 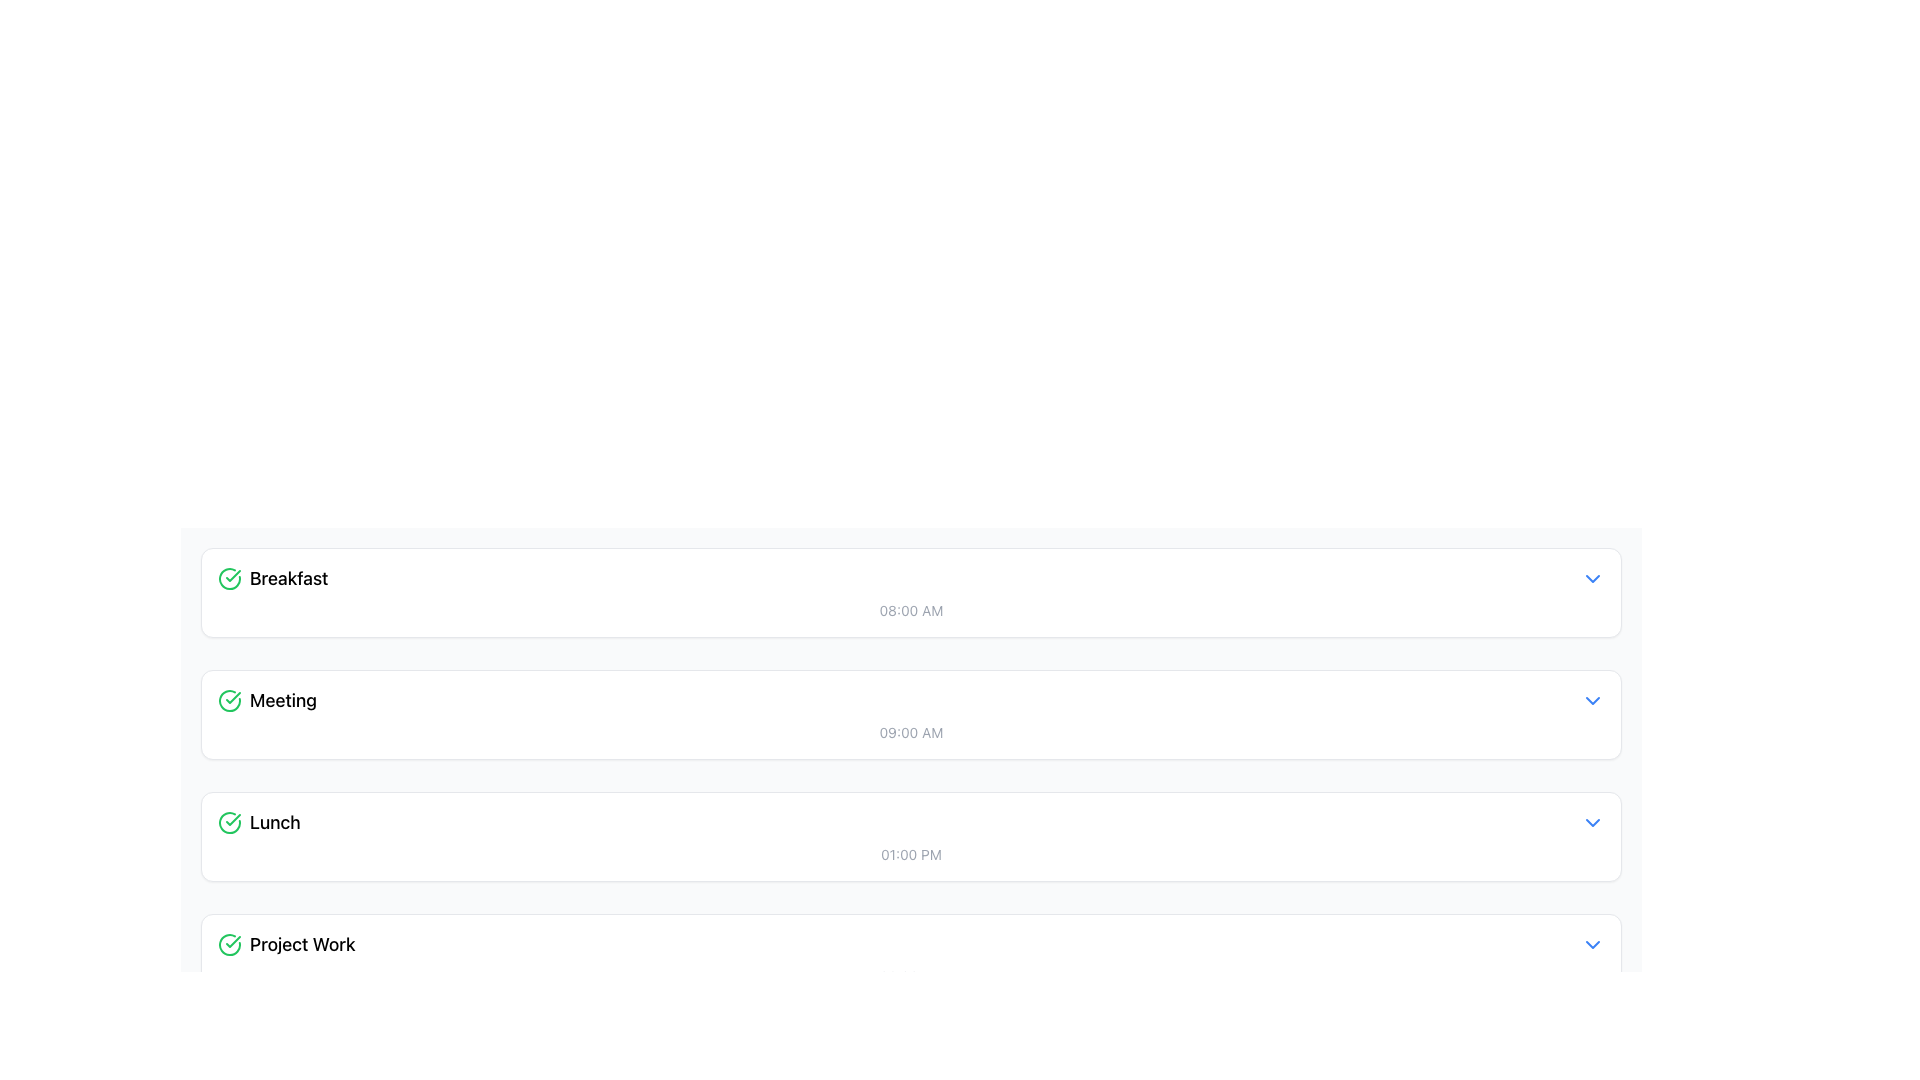 I want to click on the green checkmark icon indicating completion, located to the left of the 'Breakfast' text label, so click(x=233, y=941).